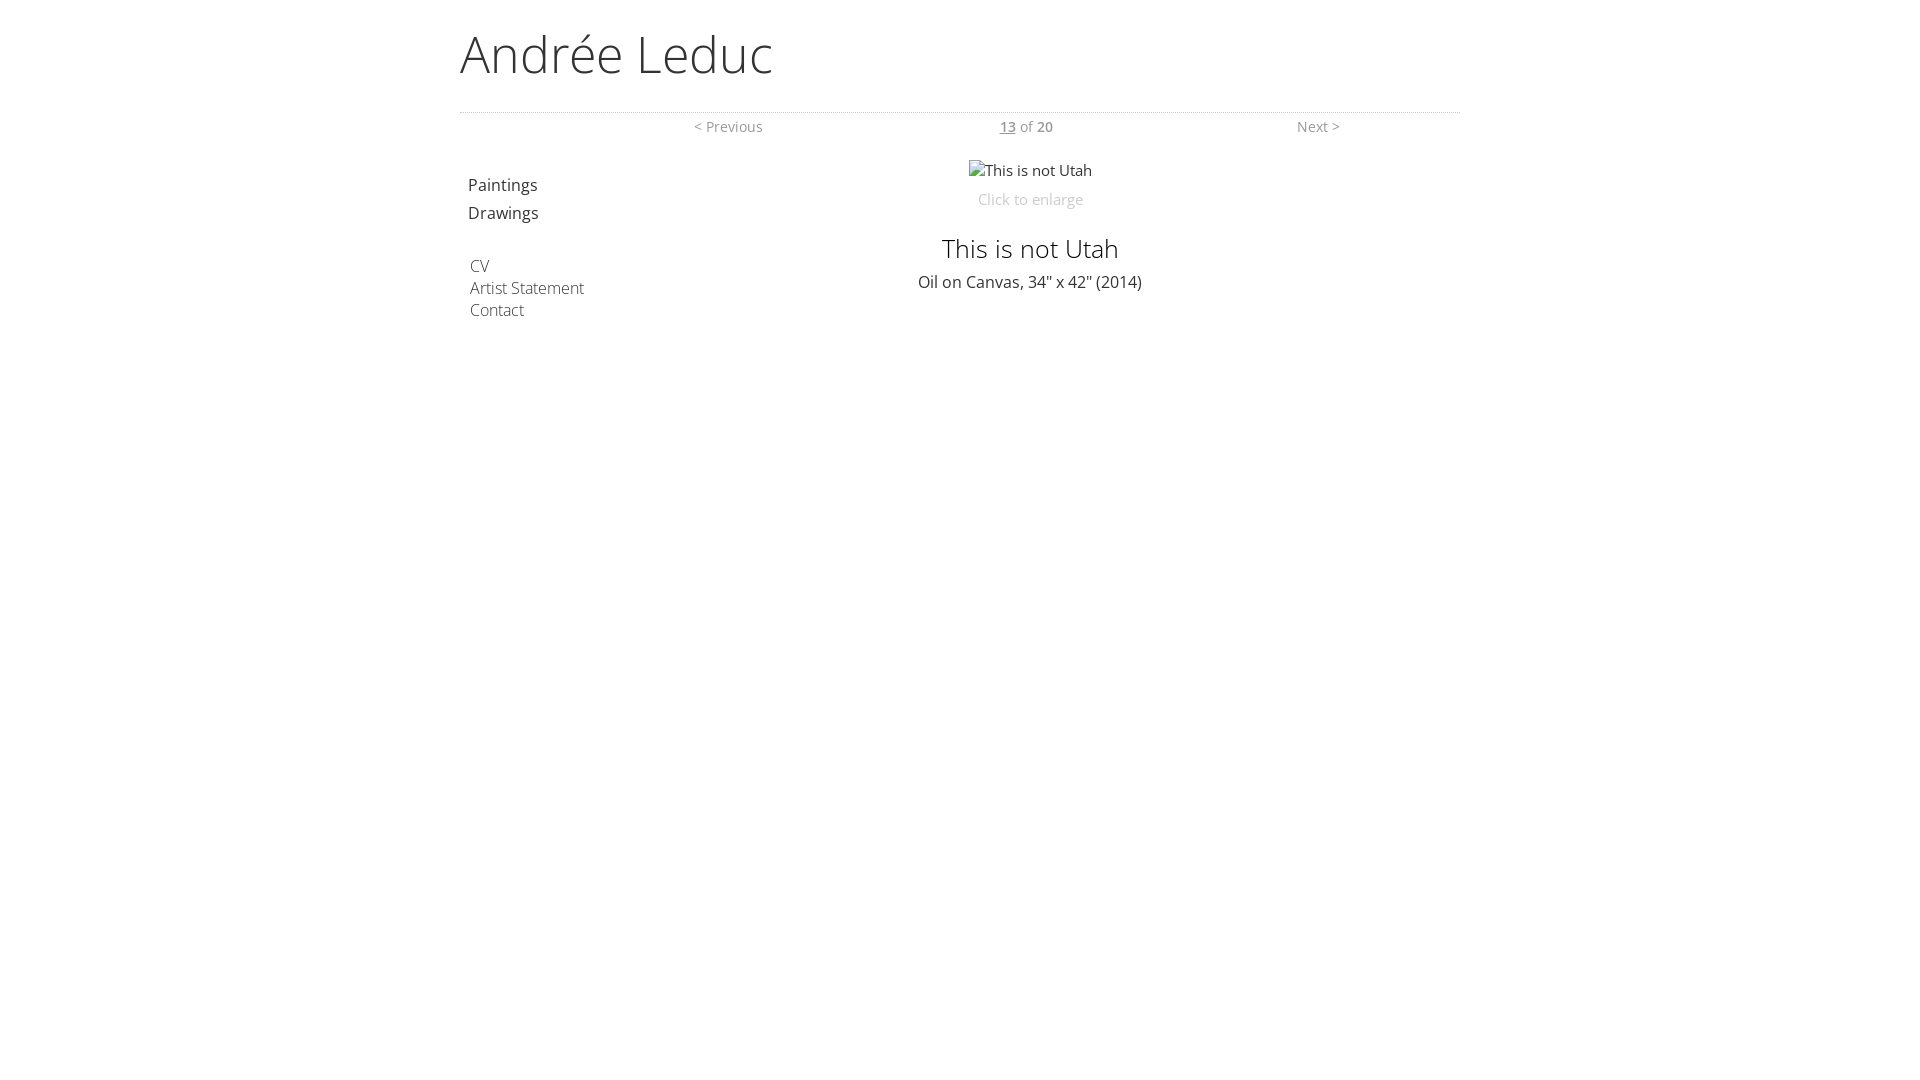 The image size is (1920, 1080). I want to click on ' This is not Utah ', so click(1029, 168).